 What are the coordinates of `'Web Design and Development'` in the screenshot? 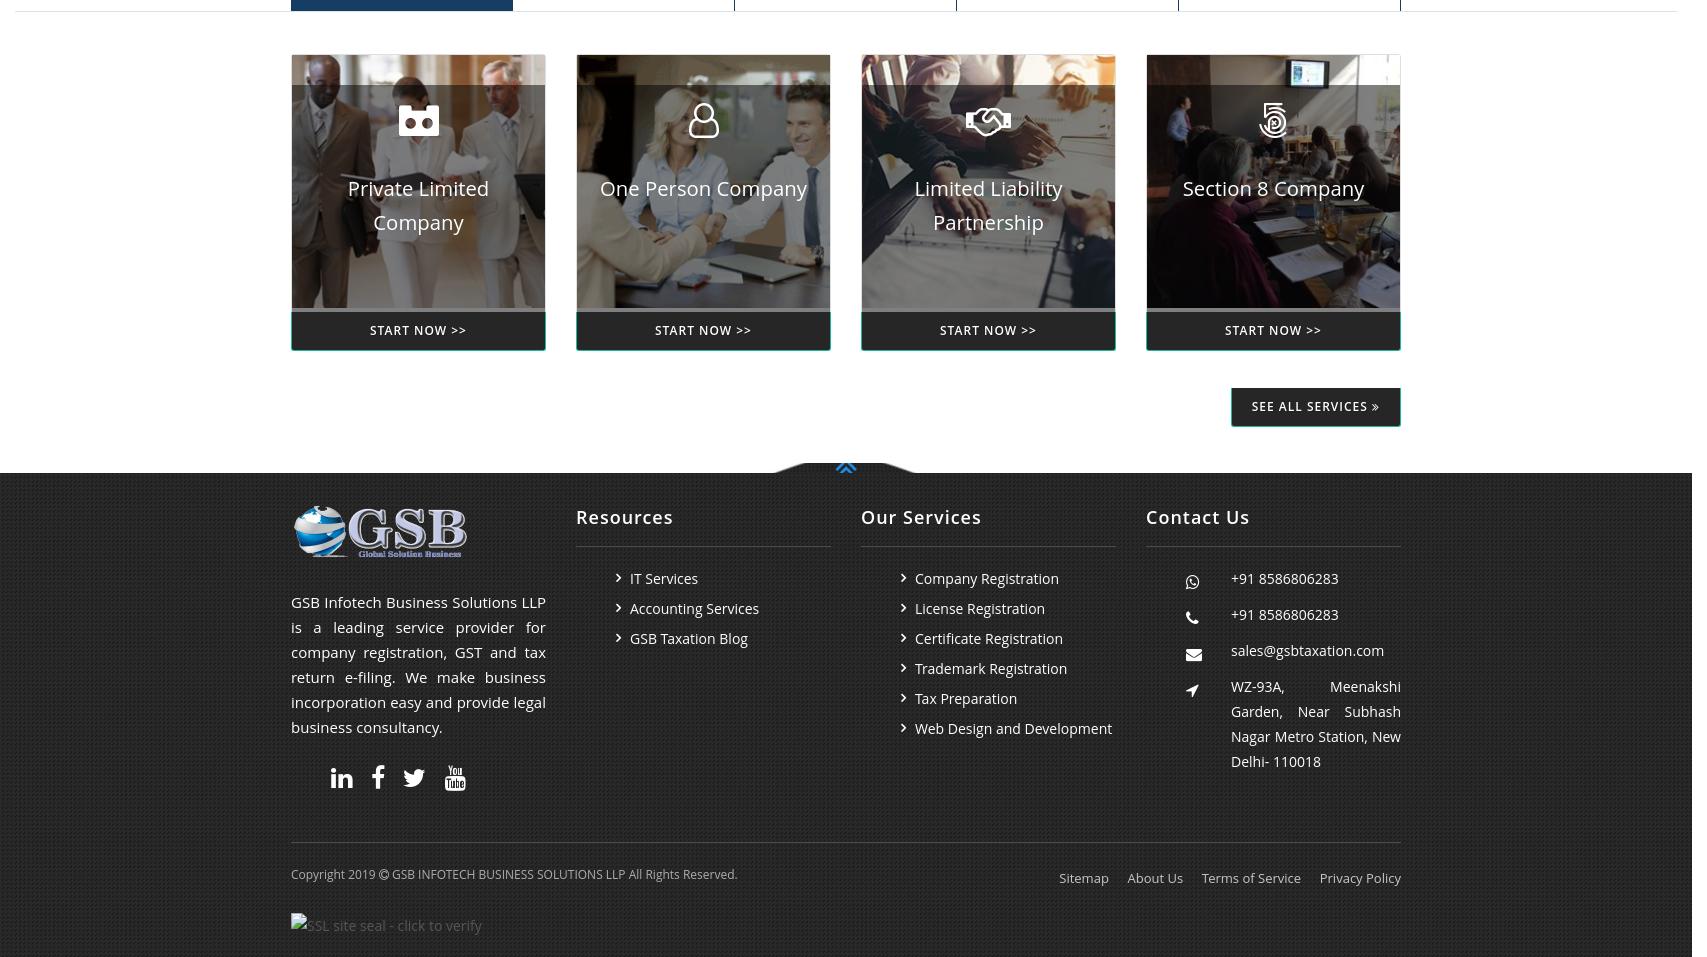 It's located at (1012, 727).